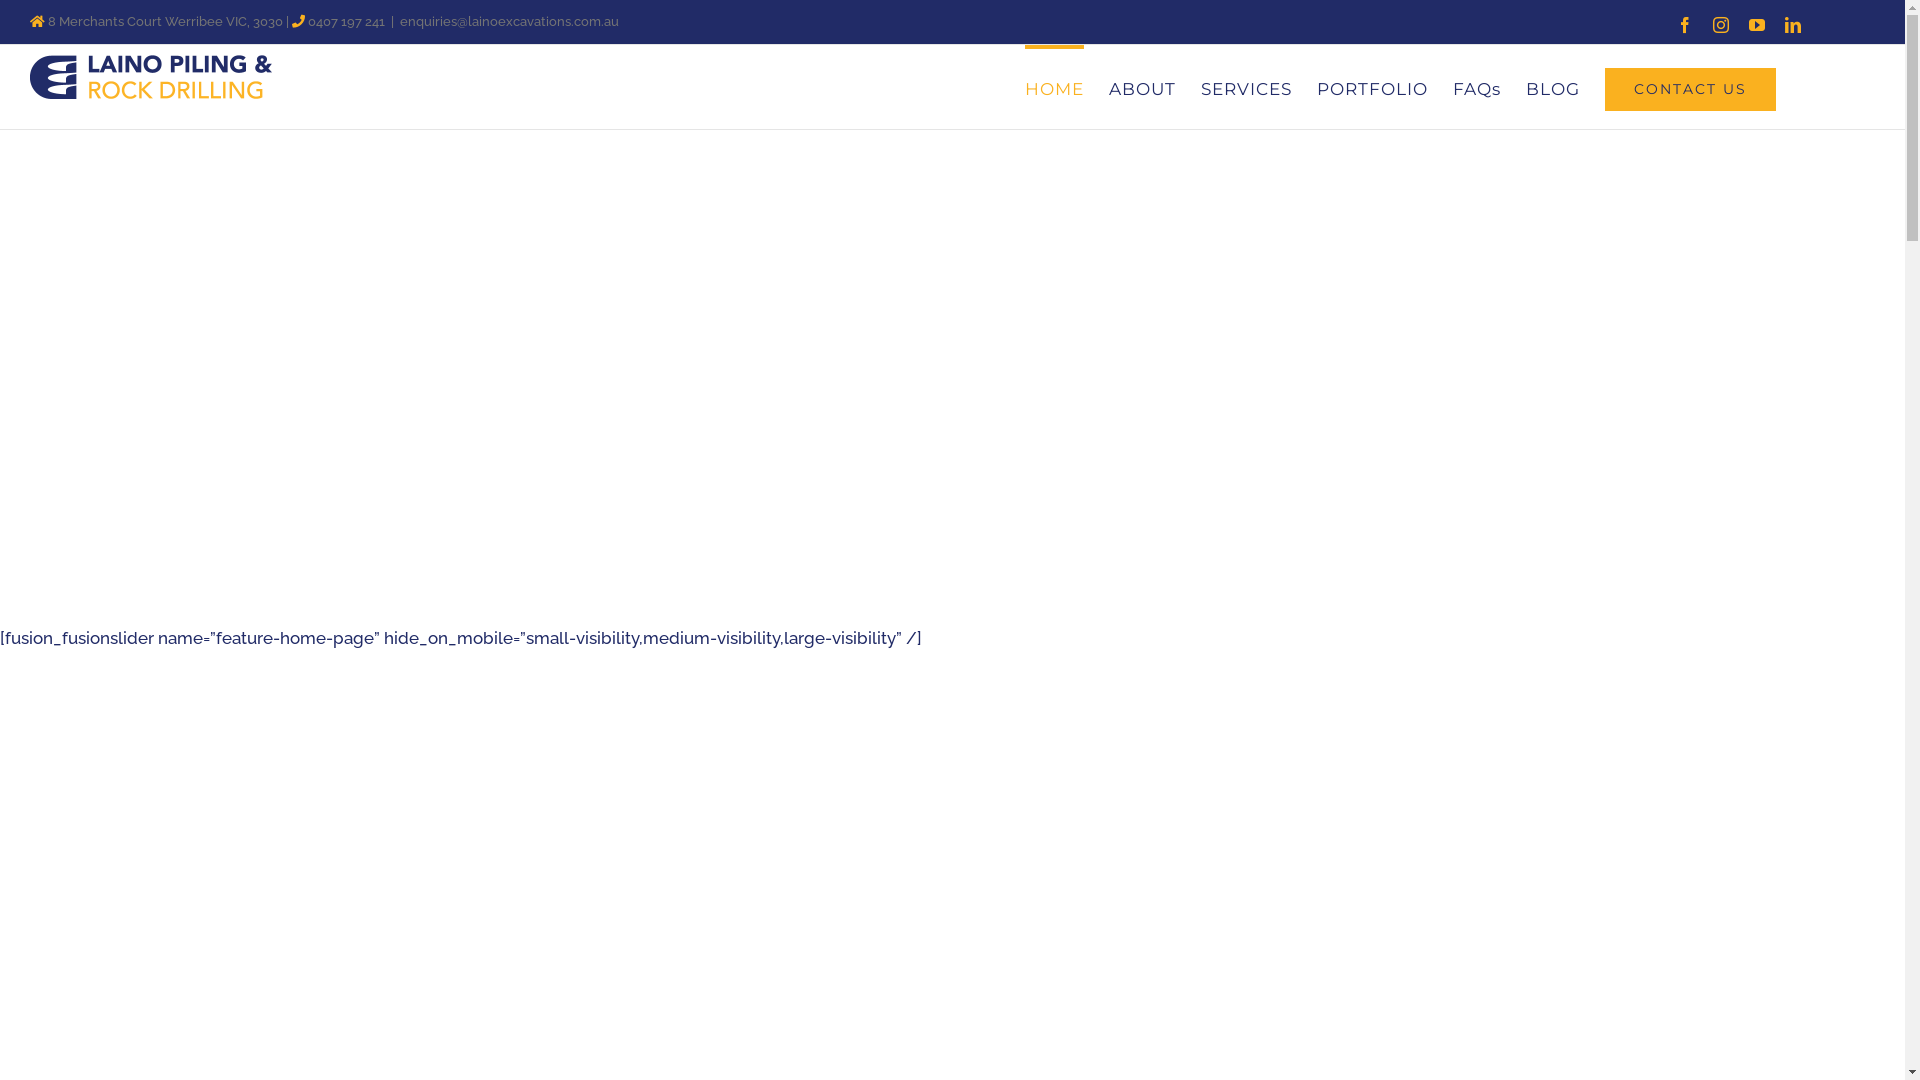 Image resolution: width=1920 pixels, height=1080 pixels. Describe the element at coordinates (1477, 86) in the screenshot. I see `'FAQs'` at that location.